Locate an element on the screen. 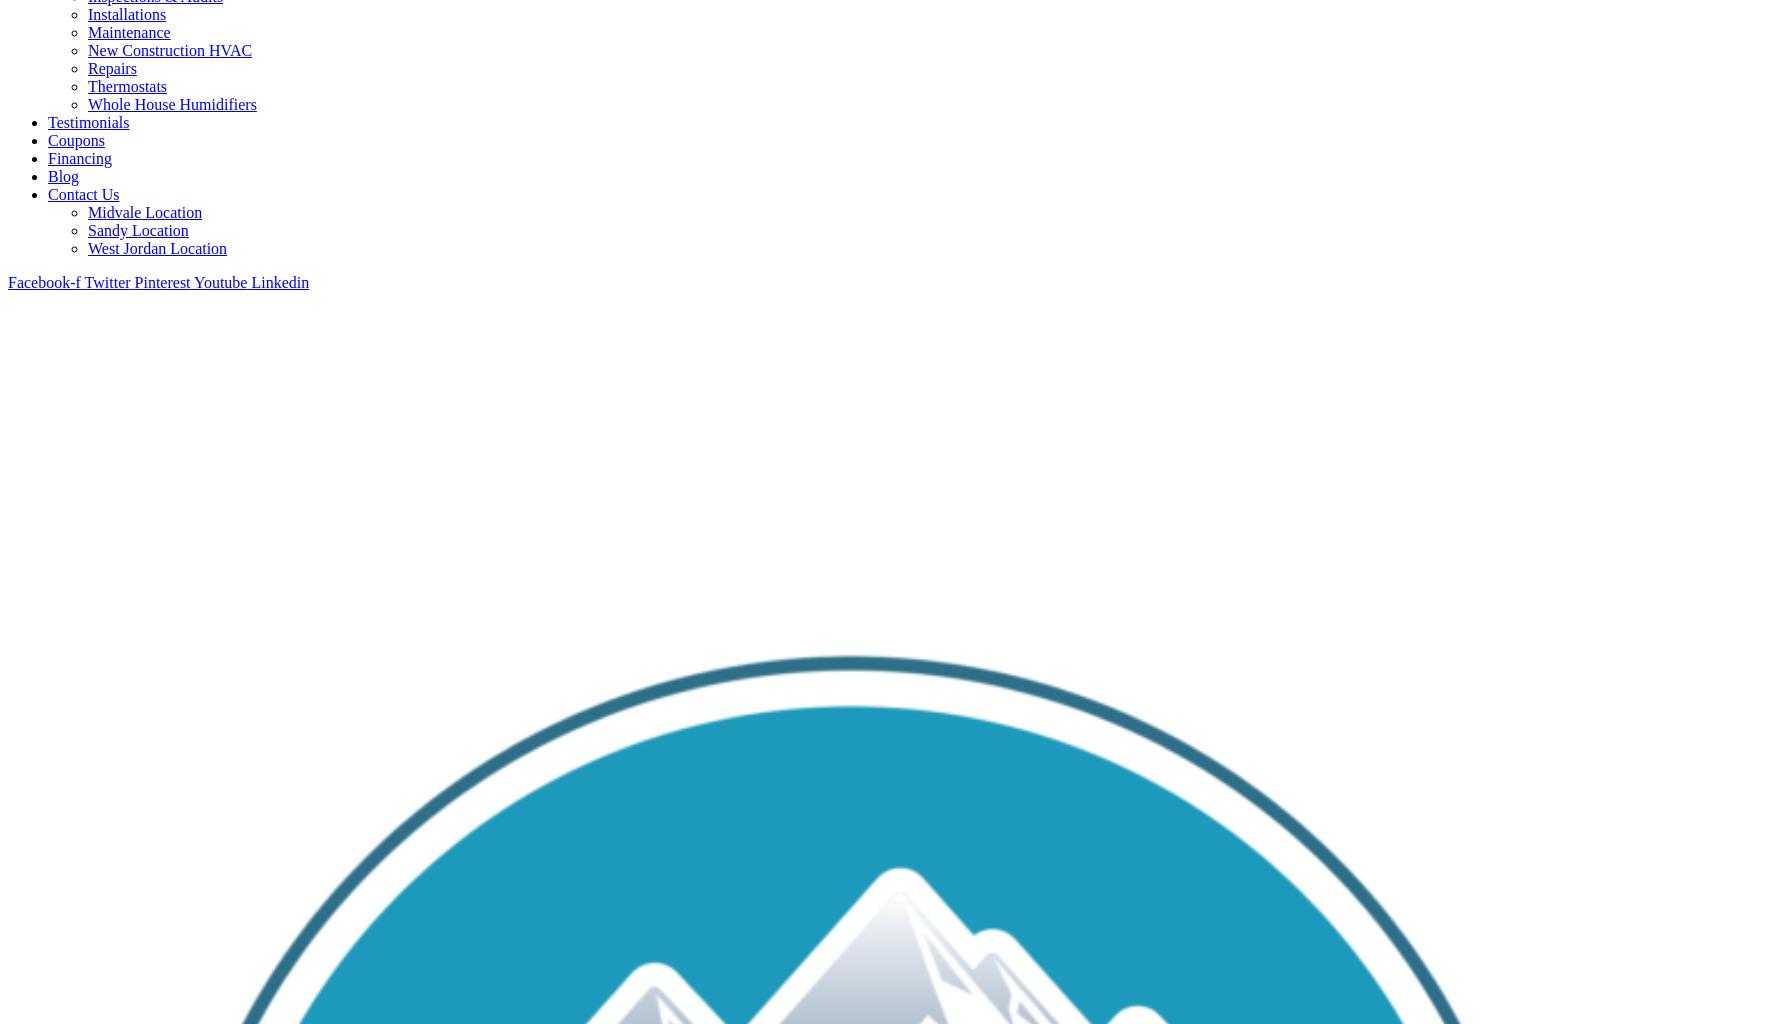 The width and height of the screenshot is (1772, 1024). 'Facebook-f' is located at coordinates (42, 281).